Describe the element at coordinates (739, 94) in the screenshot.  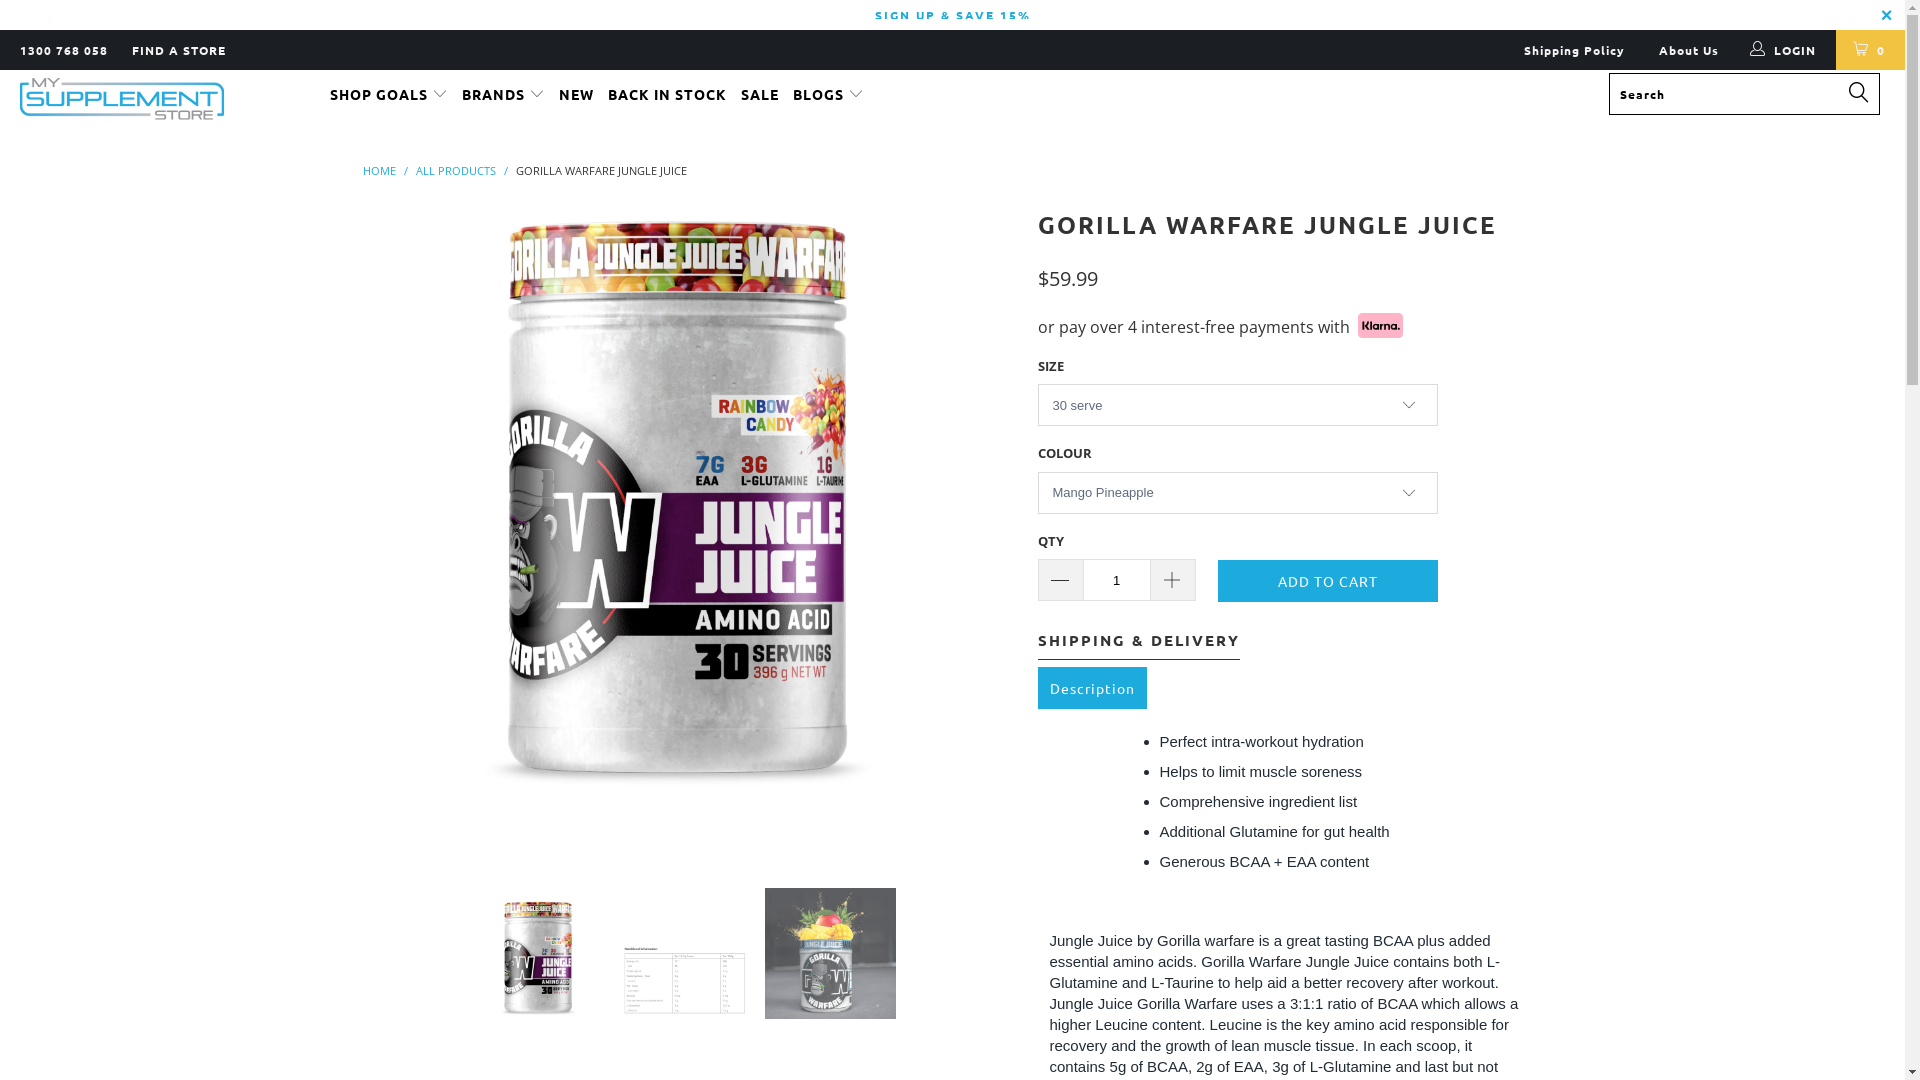
I see `'SALE'` at that location.